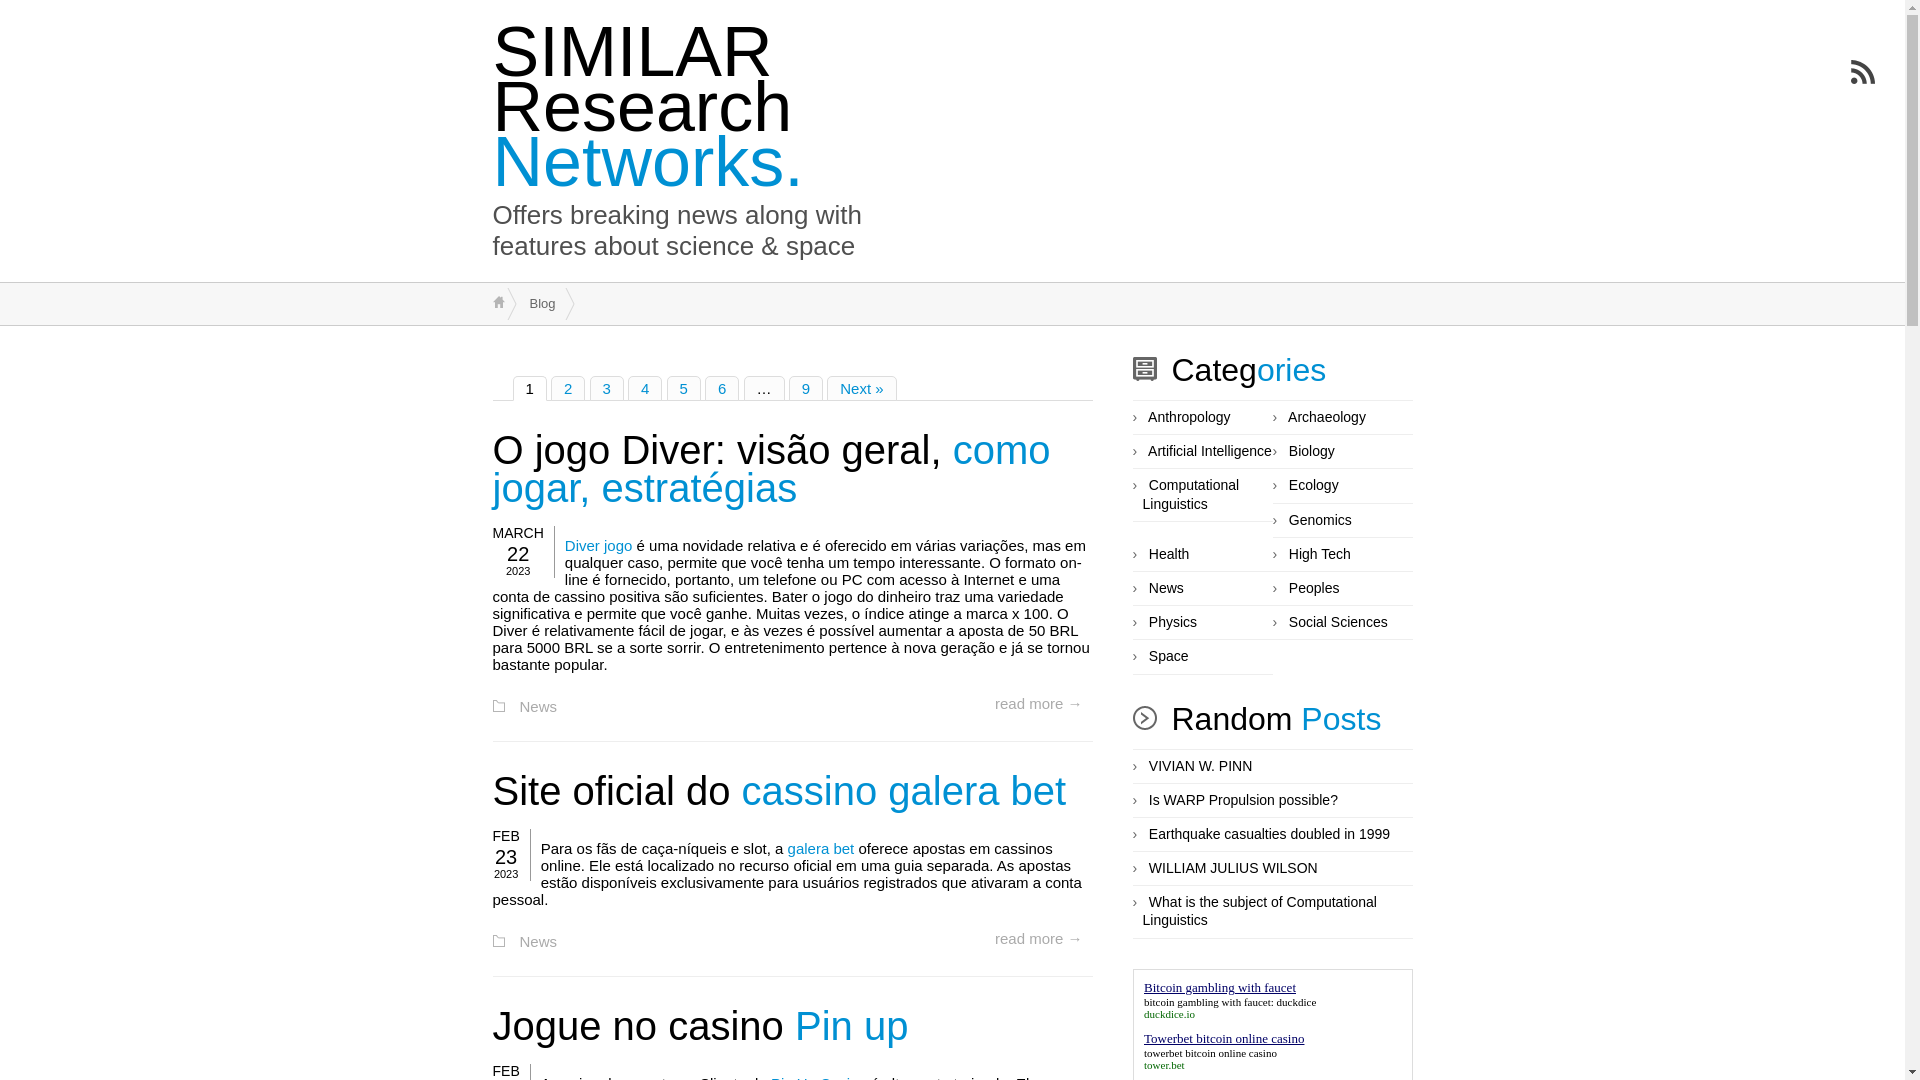  I want to click on 'VIVIAN W. PINN', so click(1148, 766).